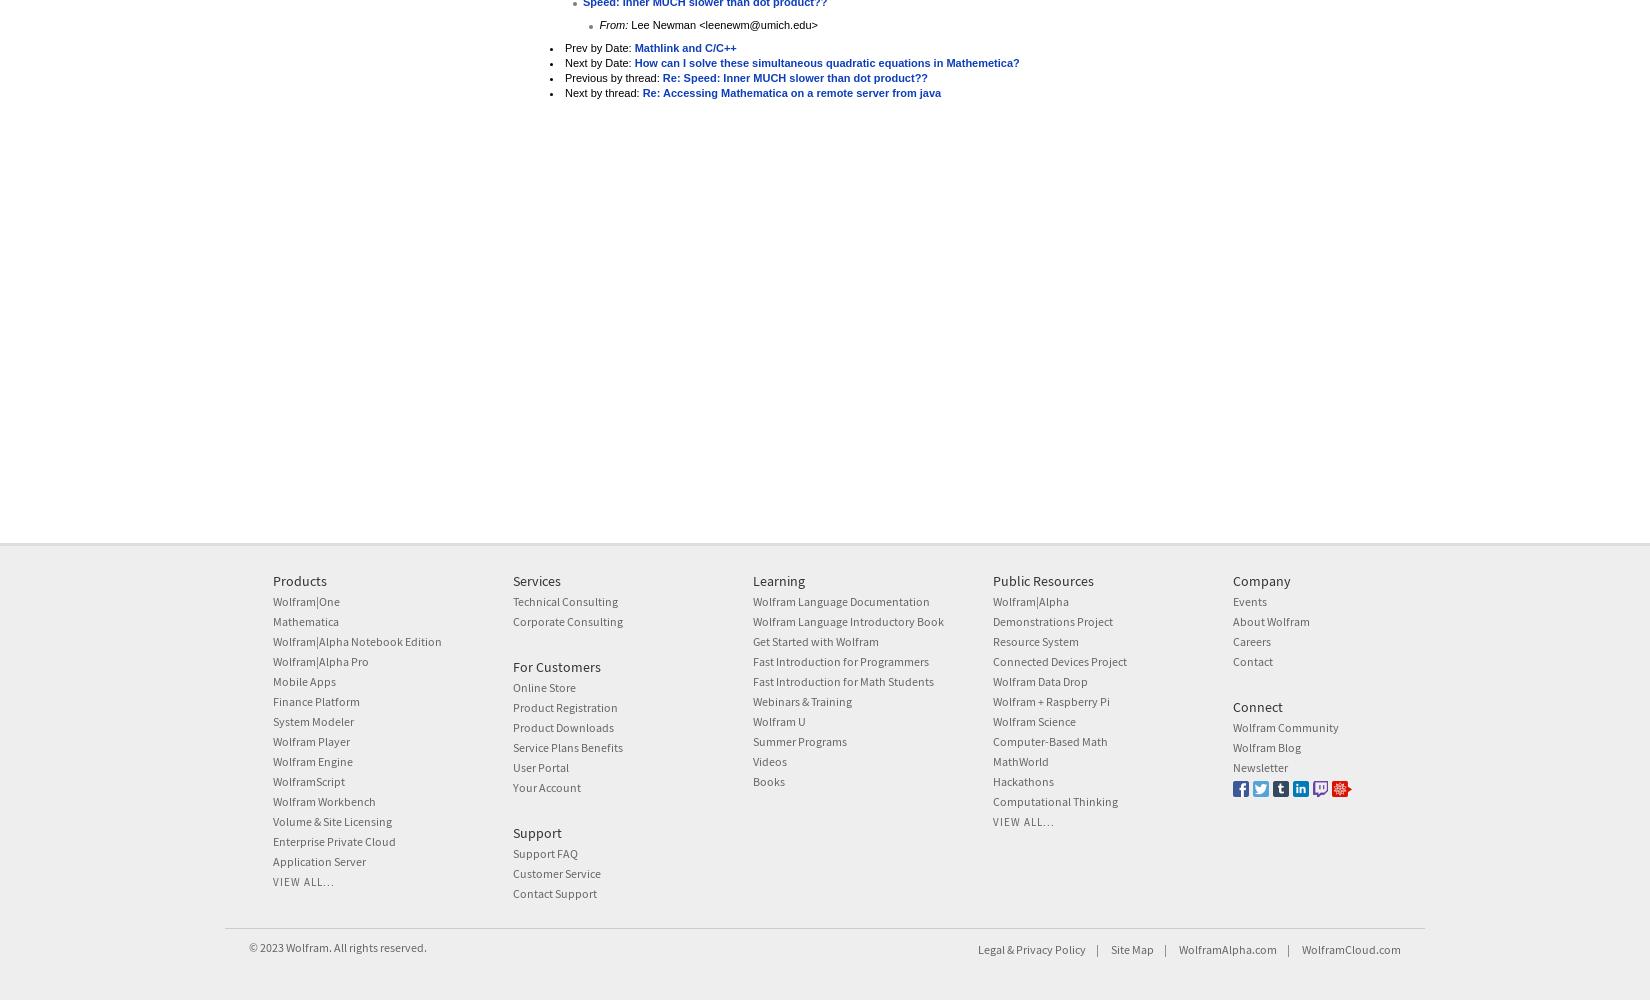 This screenshot has width=1650, height=1000. What do you see at coordinates (544, 851) in the screenshot?
I see `'Support FAQ'` at bounding box center [544, 851].